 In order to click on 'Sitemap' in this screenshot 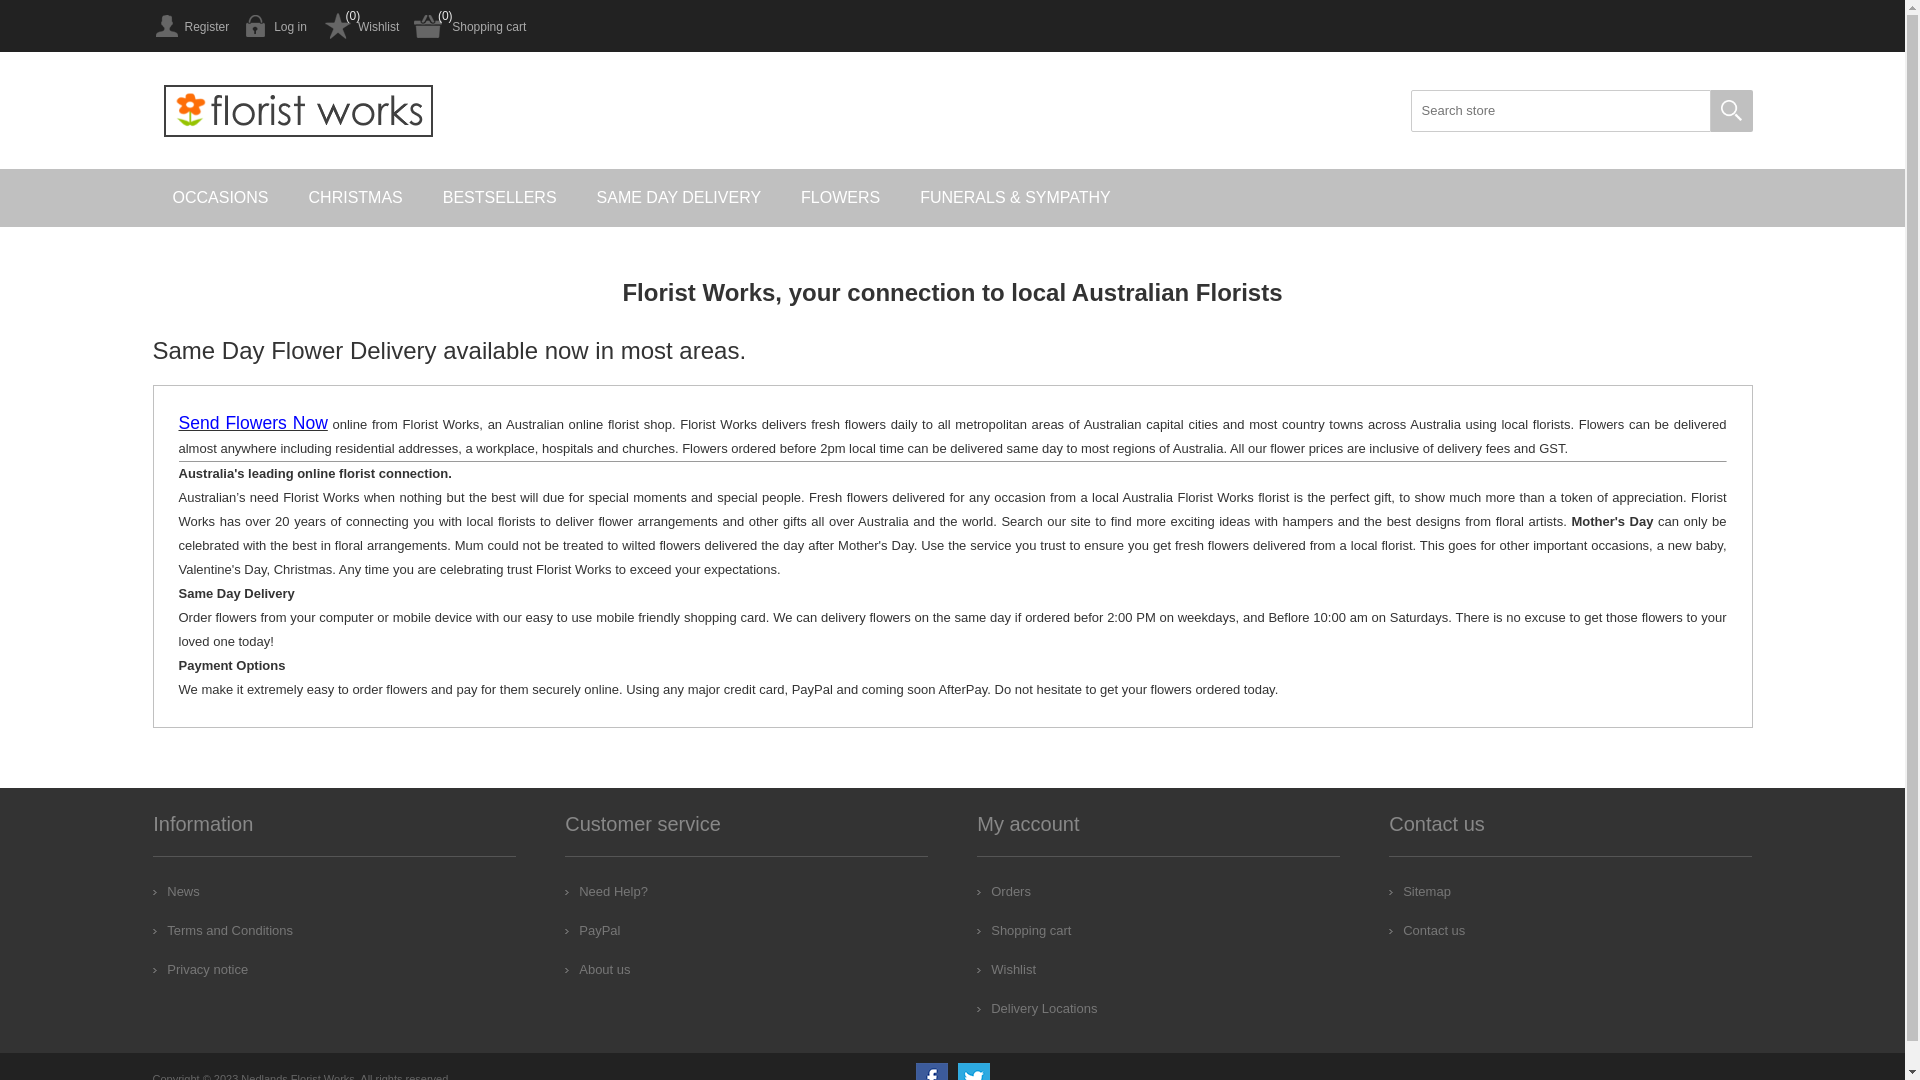, I will do `click(1419, 890)`.